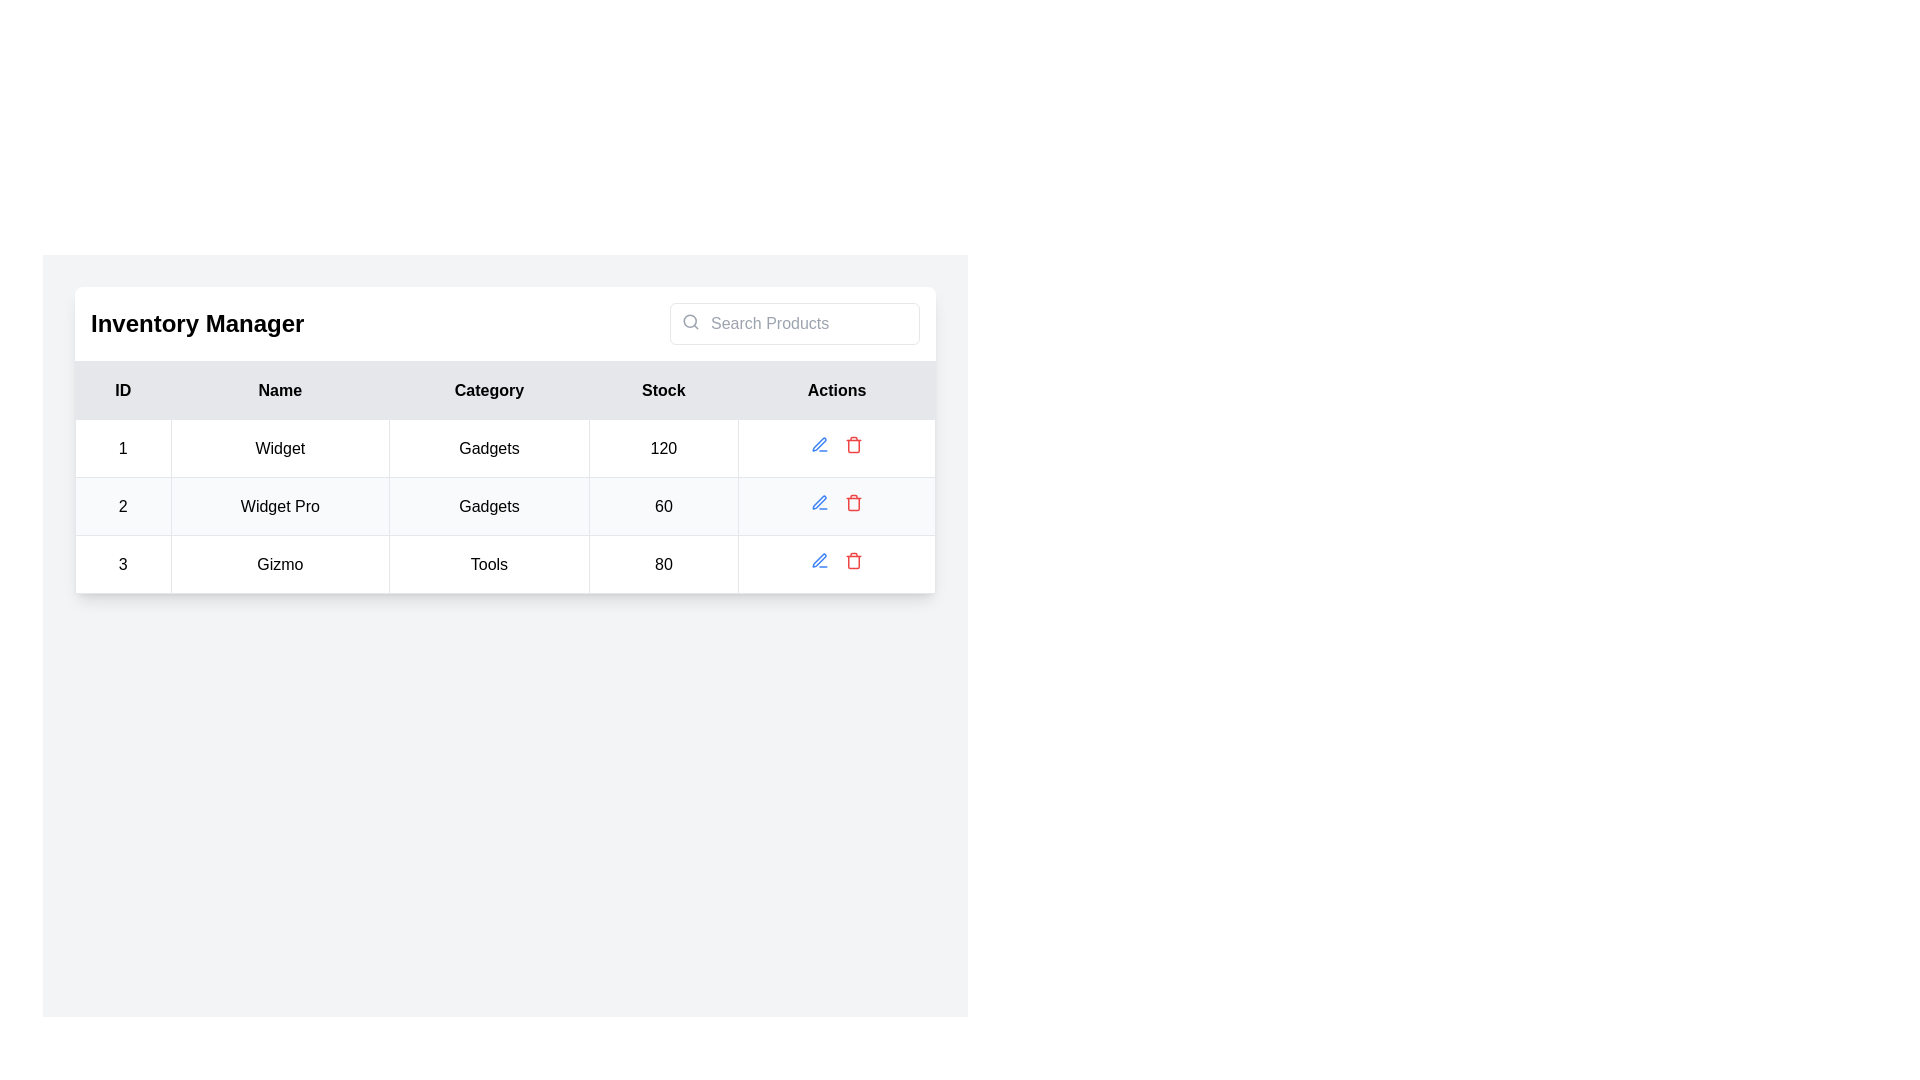  What do you see at coordinates (279, 564) in the screenshot?
I see `the Text label displaying the name 'Gizmo', which is located in the second column of the third row of the inventory table` at bounding box center [279, 564].